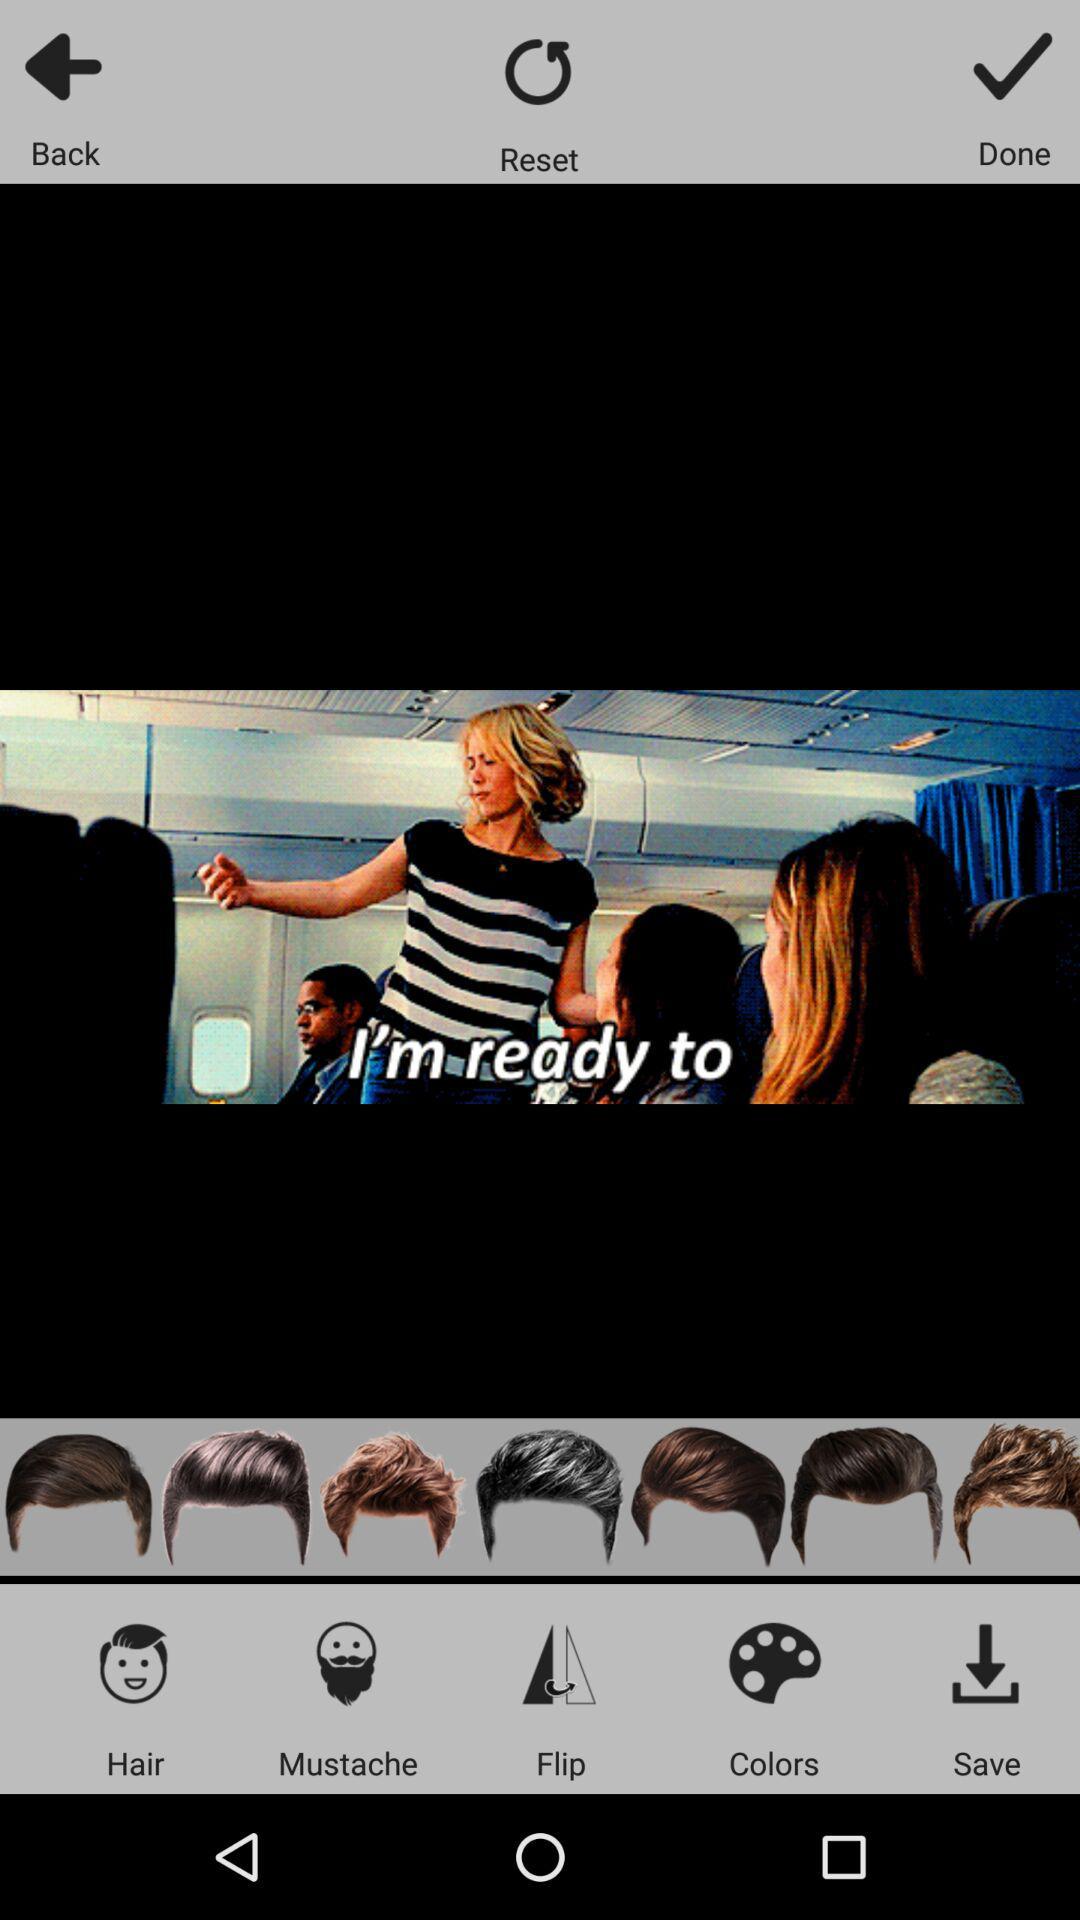 This screenshot has height=1920, width=1080. Describe the element at coordinates (986, 1662) in the screenshot. I see `it` at that location.